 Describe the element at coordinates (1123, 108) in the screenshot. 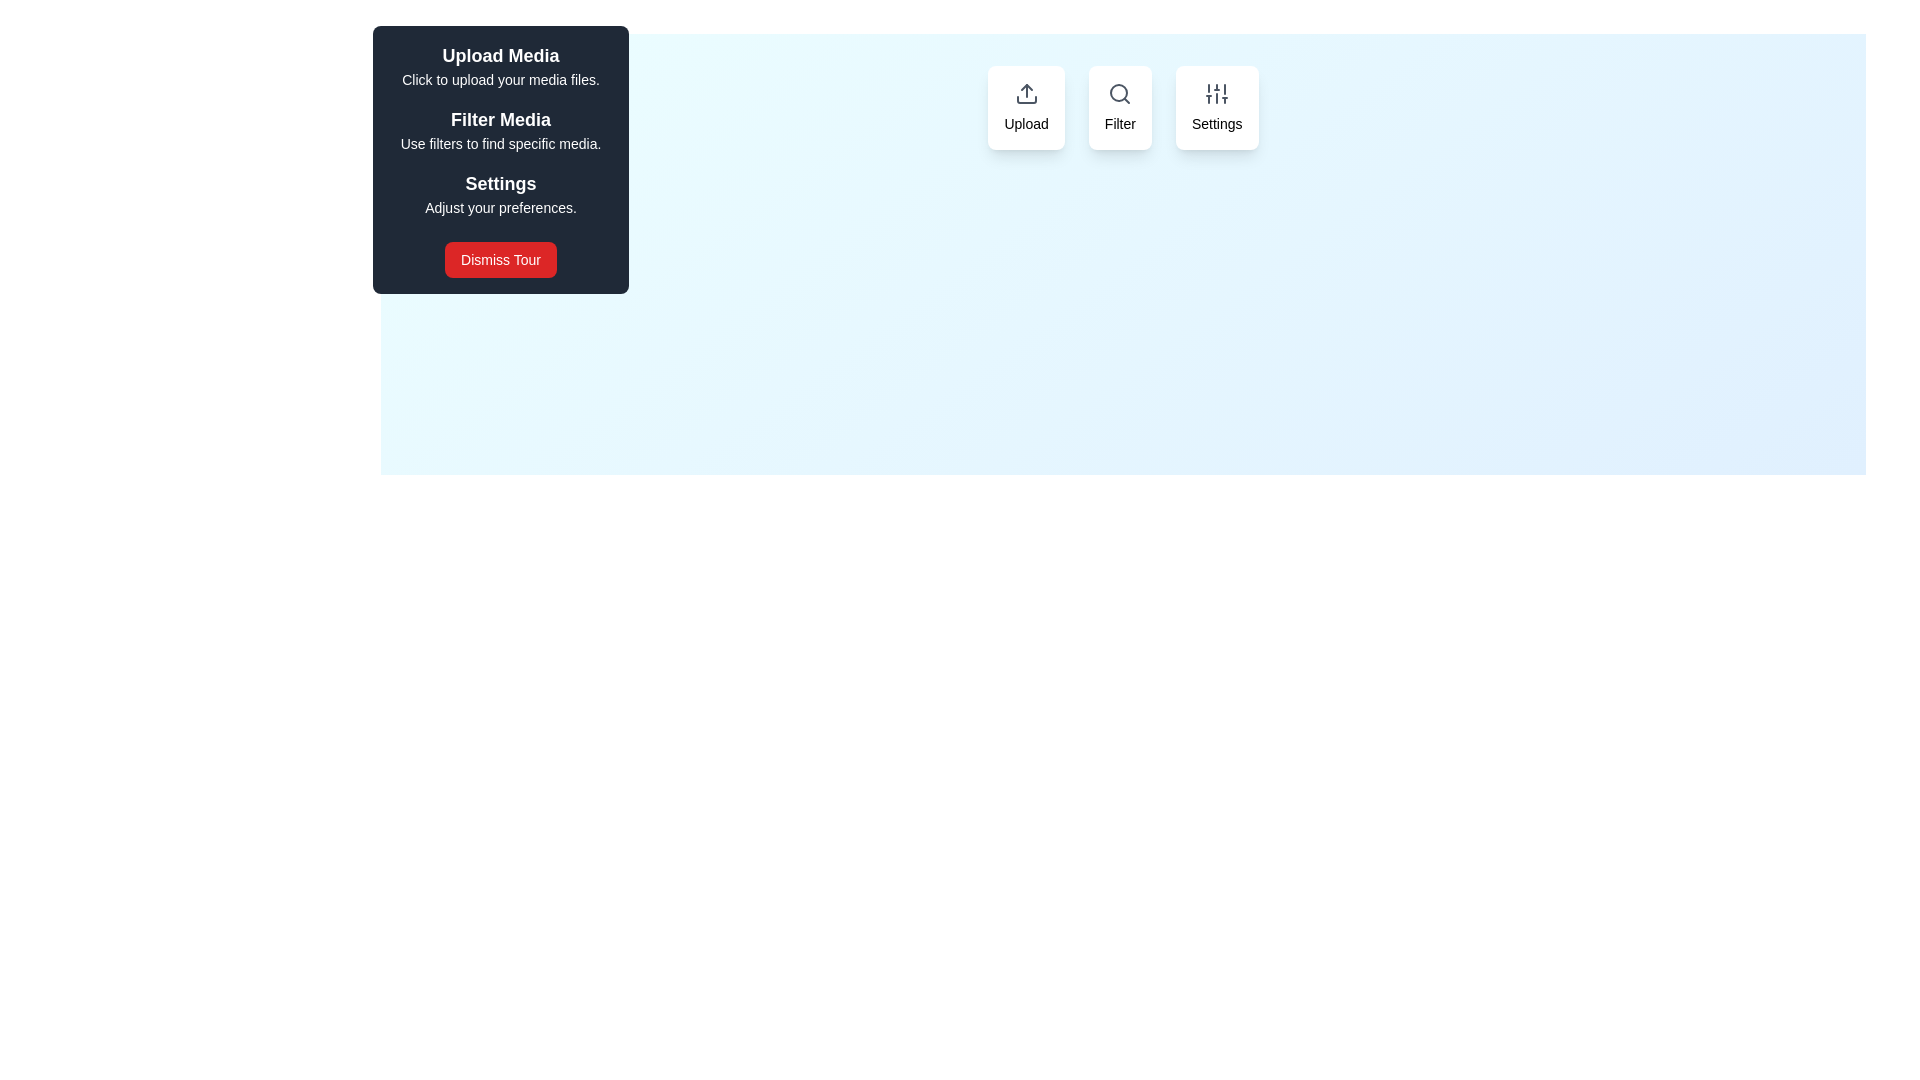

I see `the 'Filter' button, which is a white rounded rectangle with a magnifying glass icon at the top and the text 'Filter' below it, positioned centrally between the 'Upload' and 'Settings' buttons` at that location.